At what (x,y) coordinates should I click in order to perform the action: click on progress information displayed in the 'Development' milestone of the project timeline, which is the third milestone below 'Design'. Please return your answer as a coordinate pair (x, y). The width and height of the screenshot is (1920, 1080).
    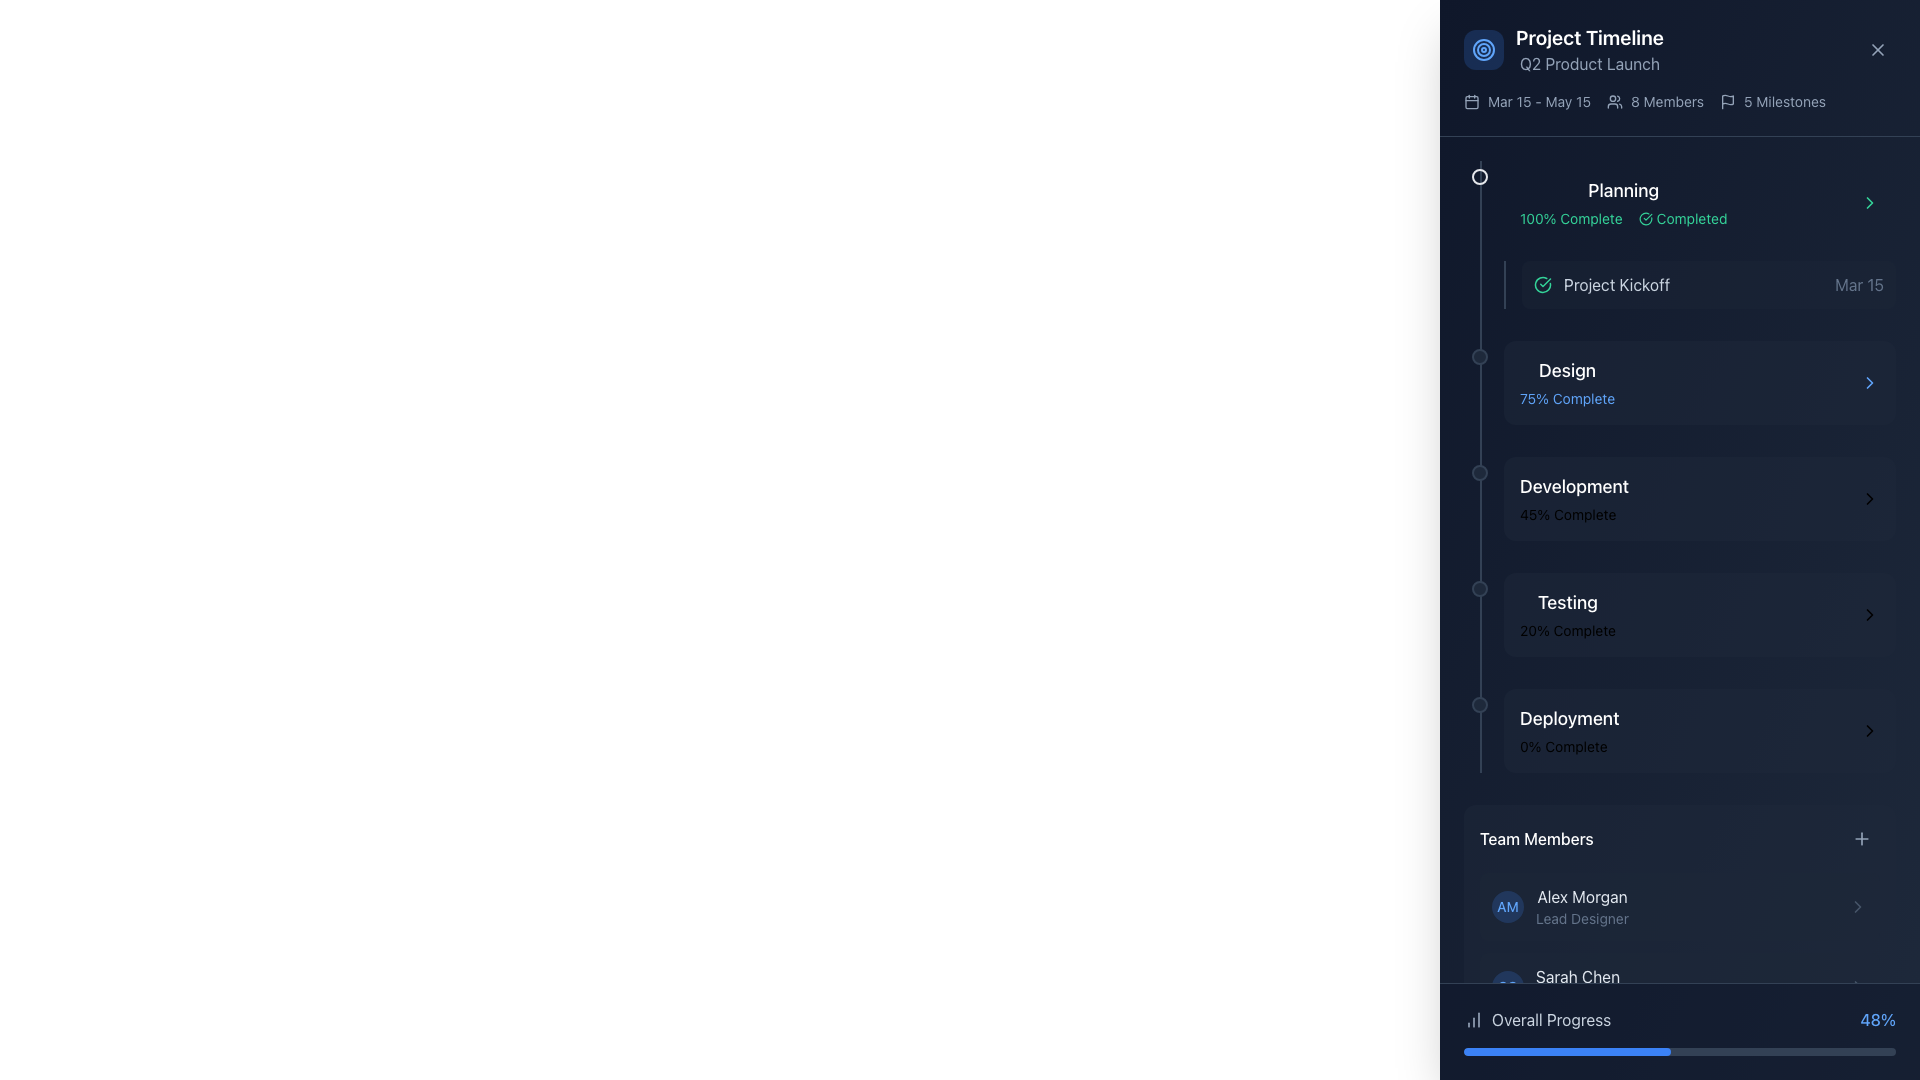
    Looking at the image, I should click on (1573, 497).